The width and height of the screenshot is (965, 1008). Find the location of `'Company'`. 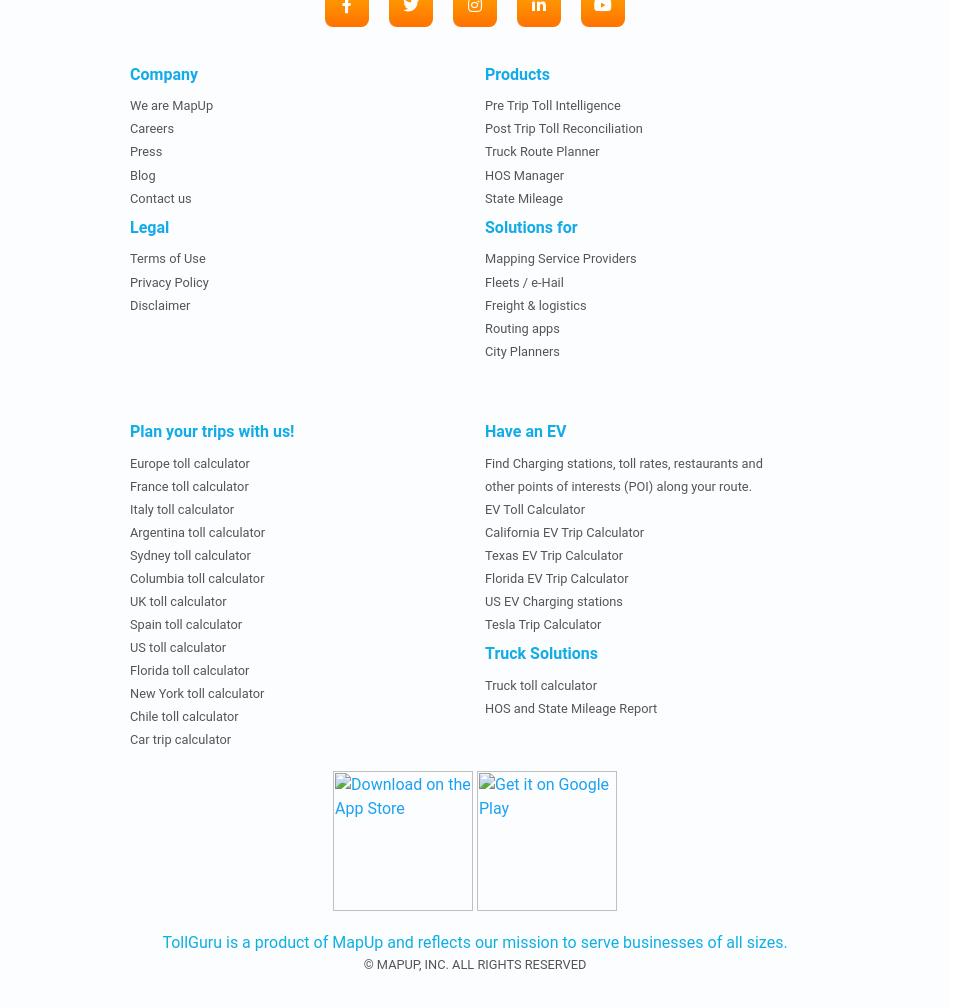

'Company' is located at coordinates (162, 73).